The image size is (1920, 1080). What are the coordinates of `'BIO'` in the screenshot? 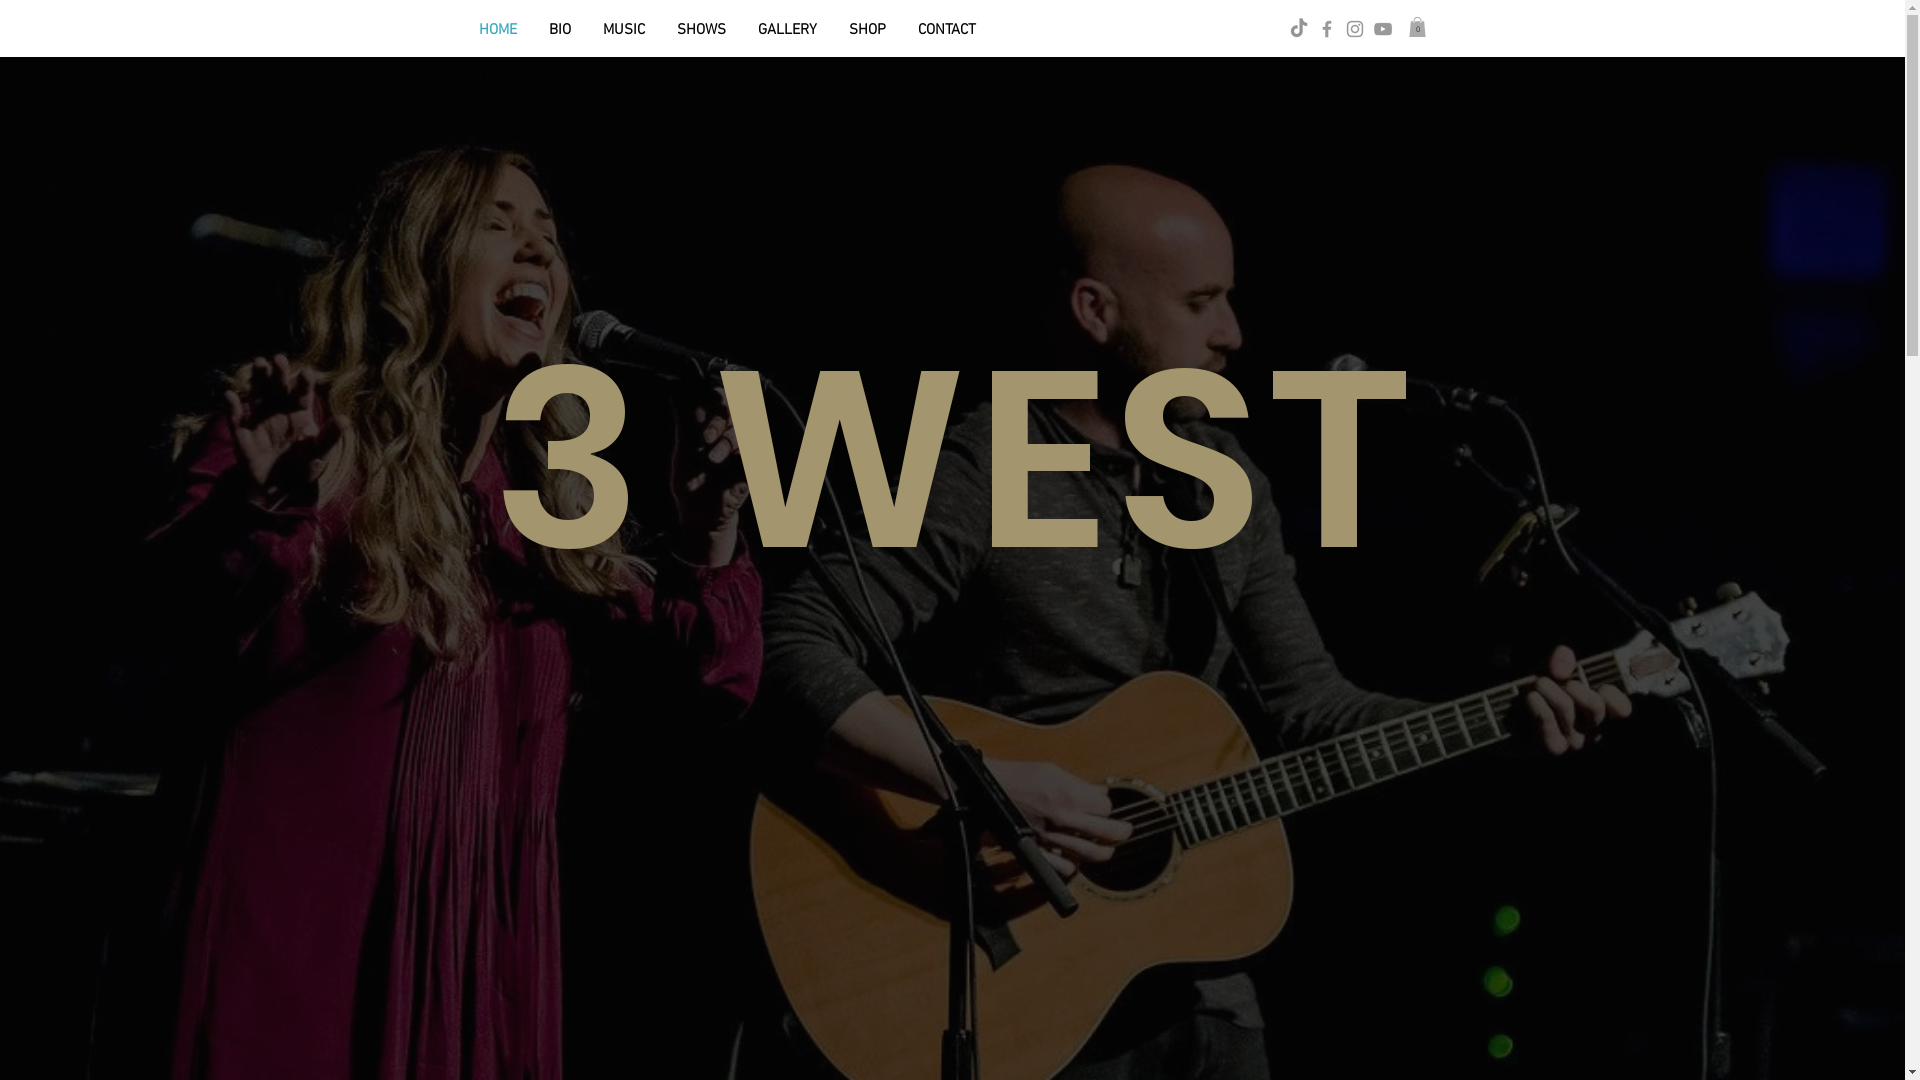 It's located at (558, 30).